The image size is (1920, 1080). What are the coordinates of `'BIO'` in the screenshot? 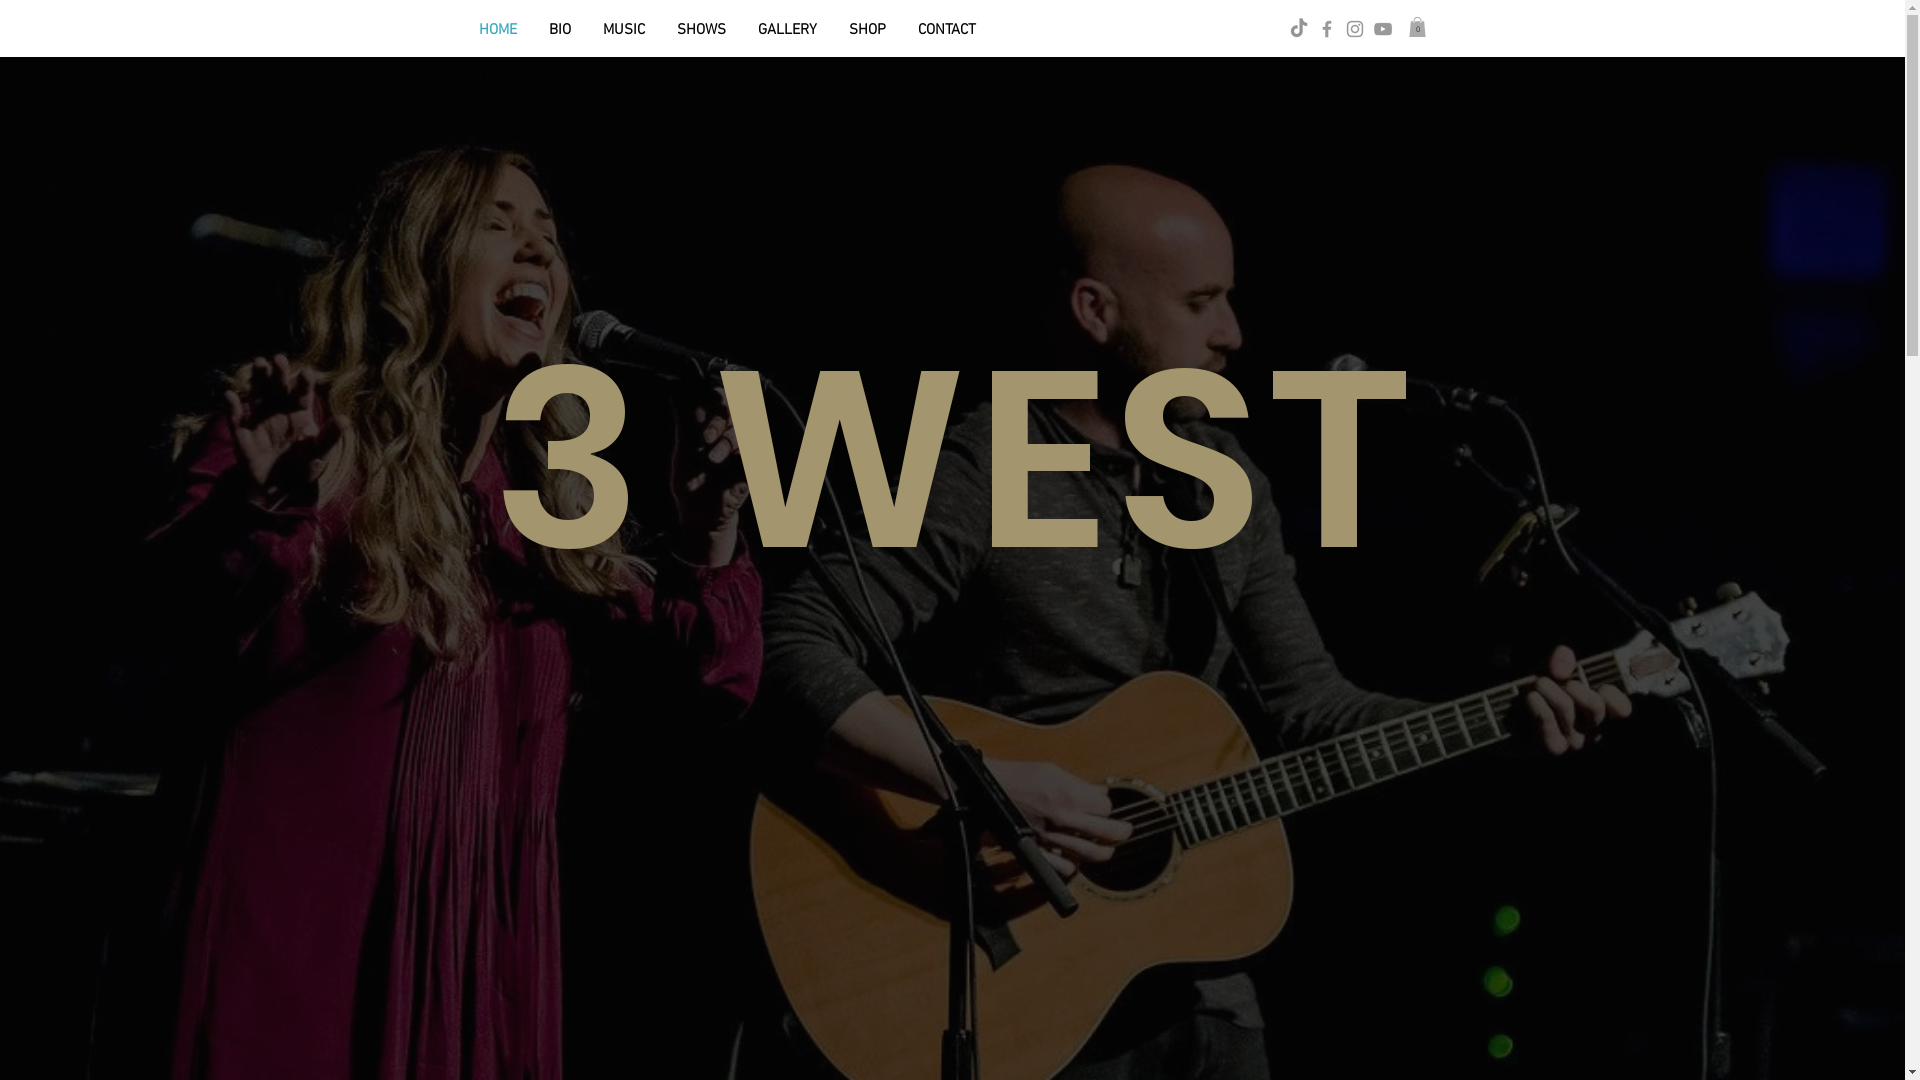 It's located at (558, 30).